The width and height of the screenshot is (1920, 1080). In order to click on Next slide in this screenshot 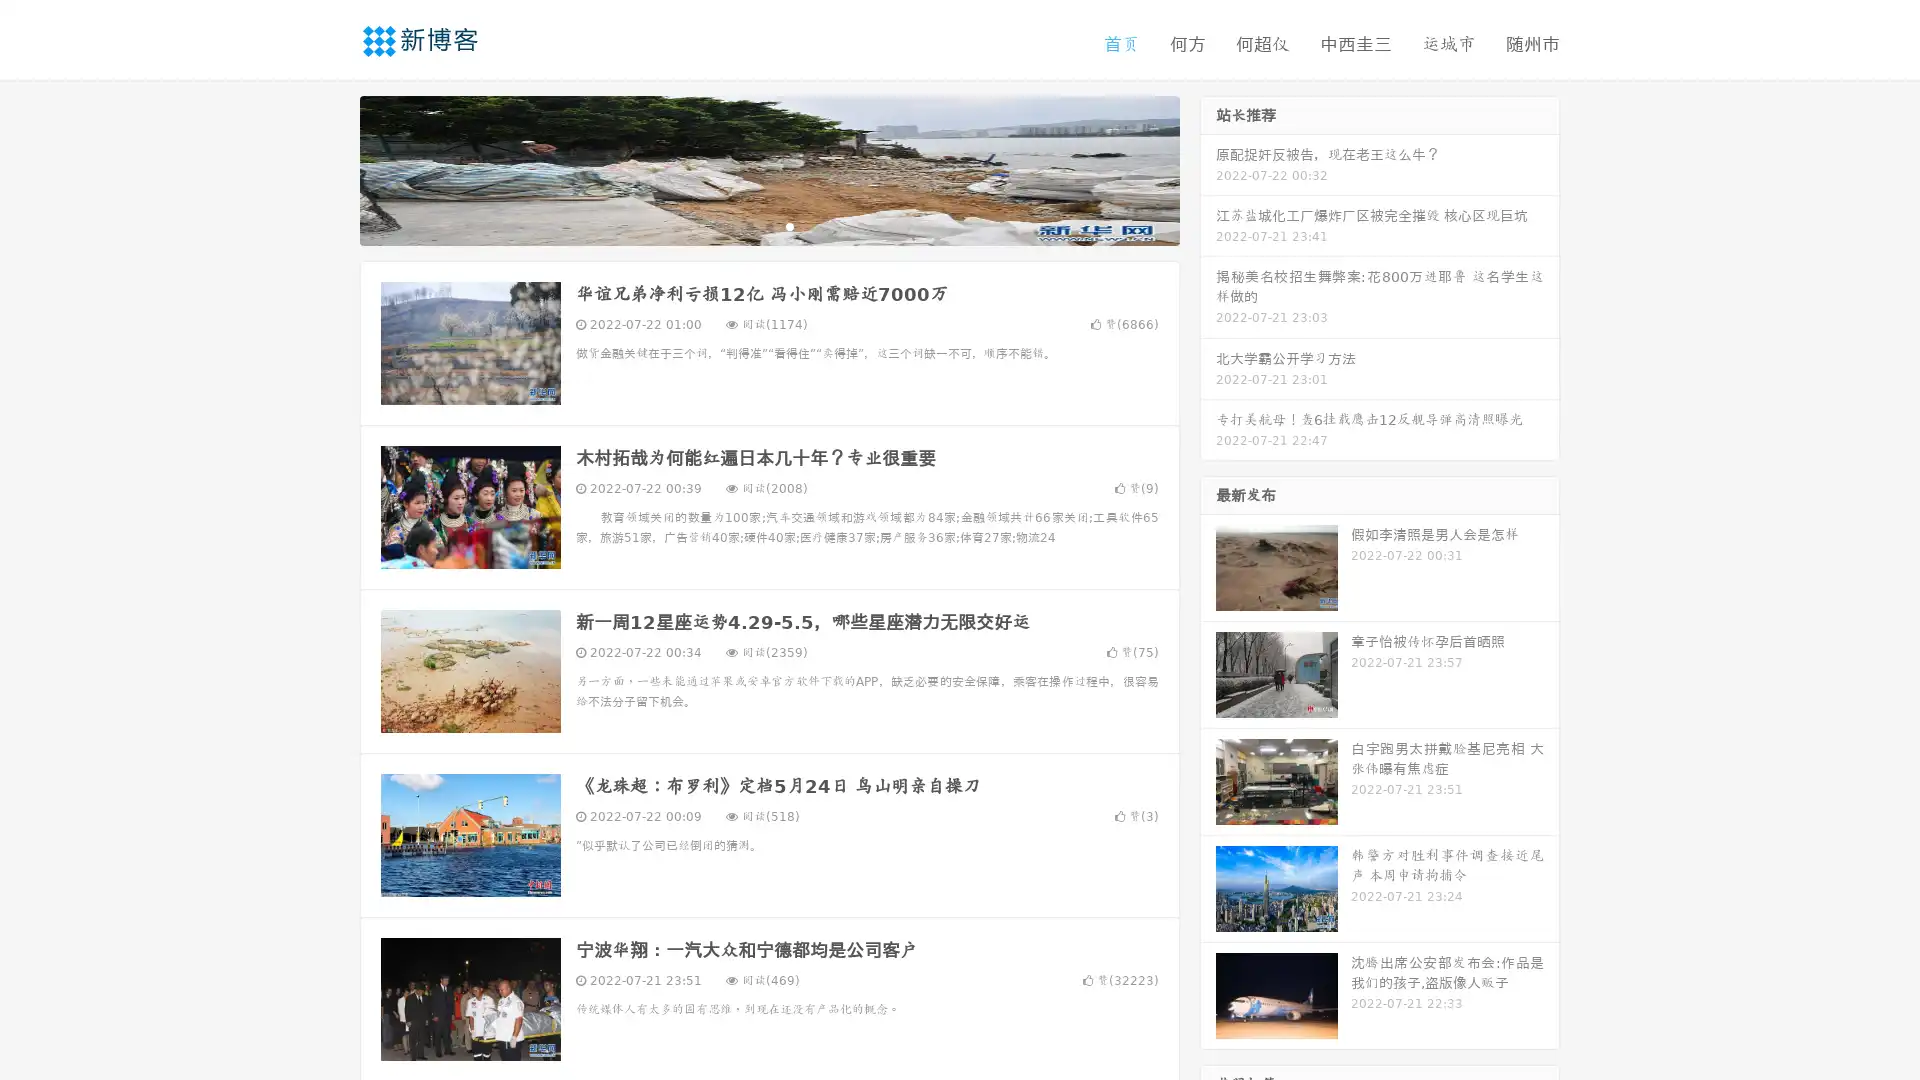, I will do `click(1208, 168)`.